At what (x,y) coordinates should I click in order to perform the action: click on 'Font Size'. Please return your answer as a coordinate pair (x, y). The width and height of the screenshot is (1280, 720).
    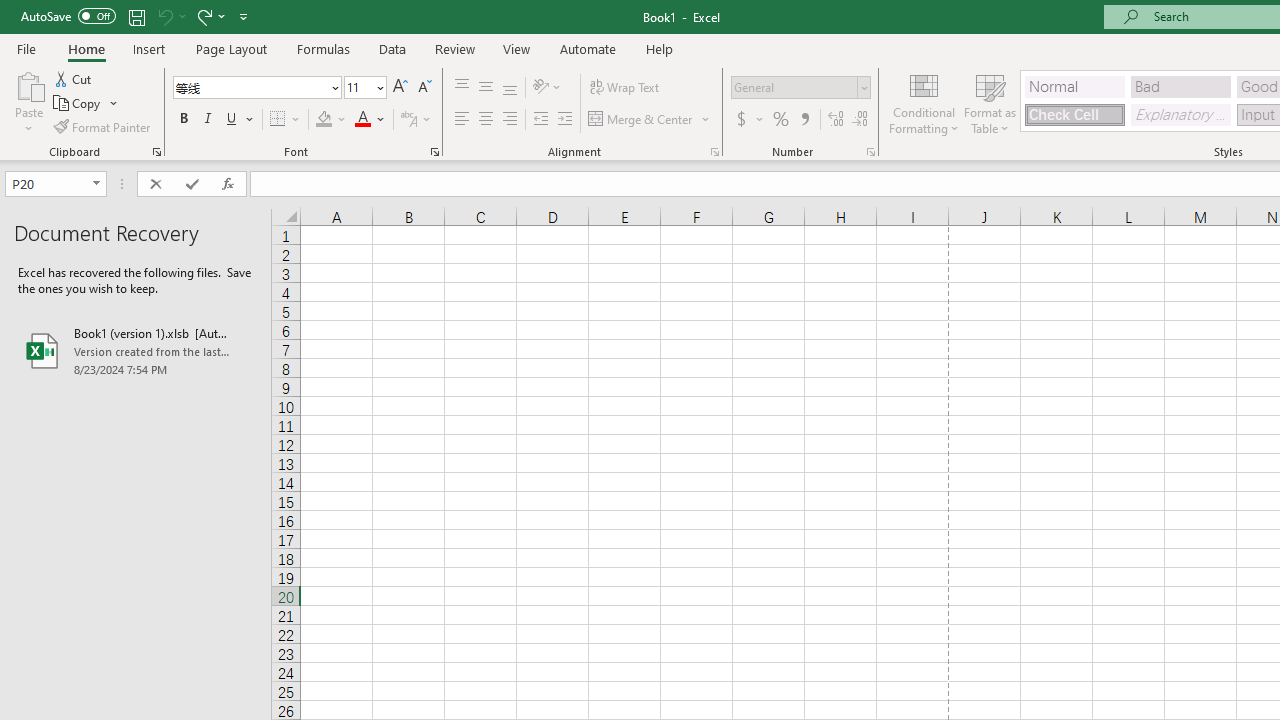
    Looking at the image, I should click on (365, 86).